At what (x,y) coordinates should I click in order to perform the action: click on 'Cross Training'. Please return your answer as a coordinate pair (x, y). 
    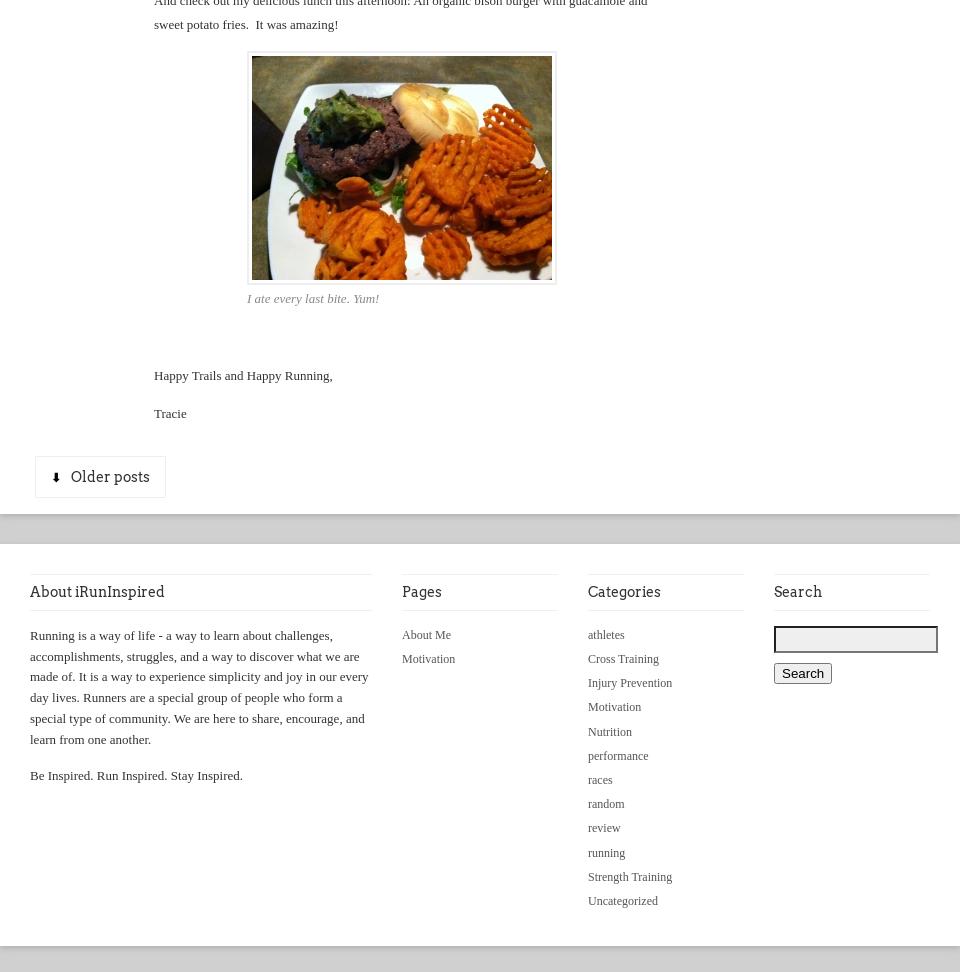
    Looking at the image, I should click on (588, 659).